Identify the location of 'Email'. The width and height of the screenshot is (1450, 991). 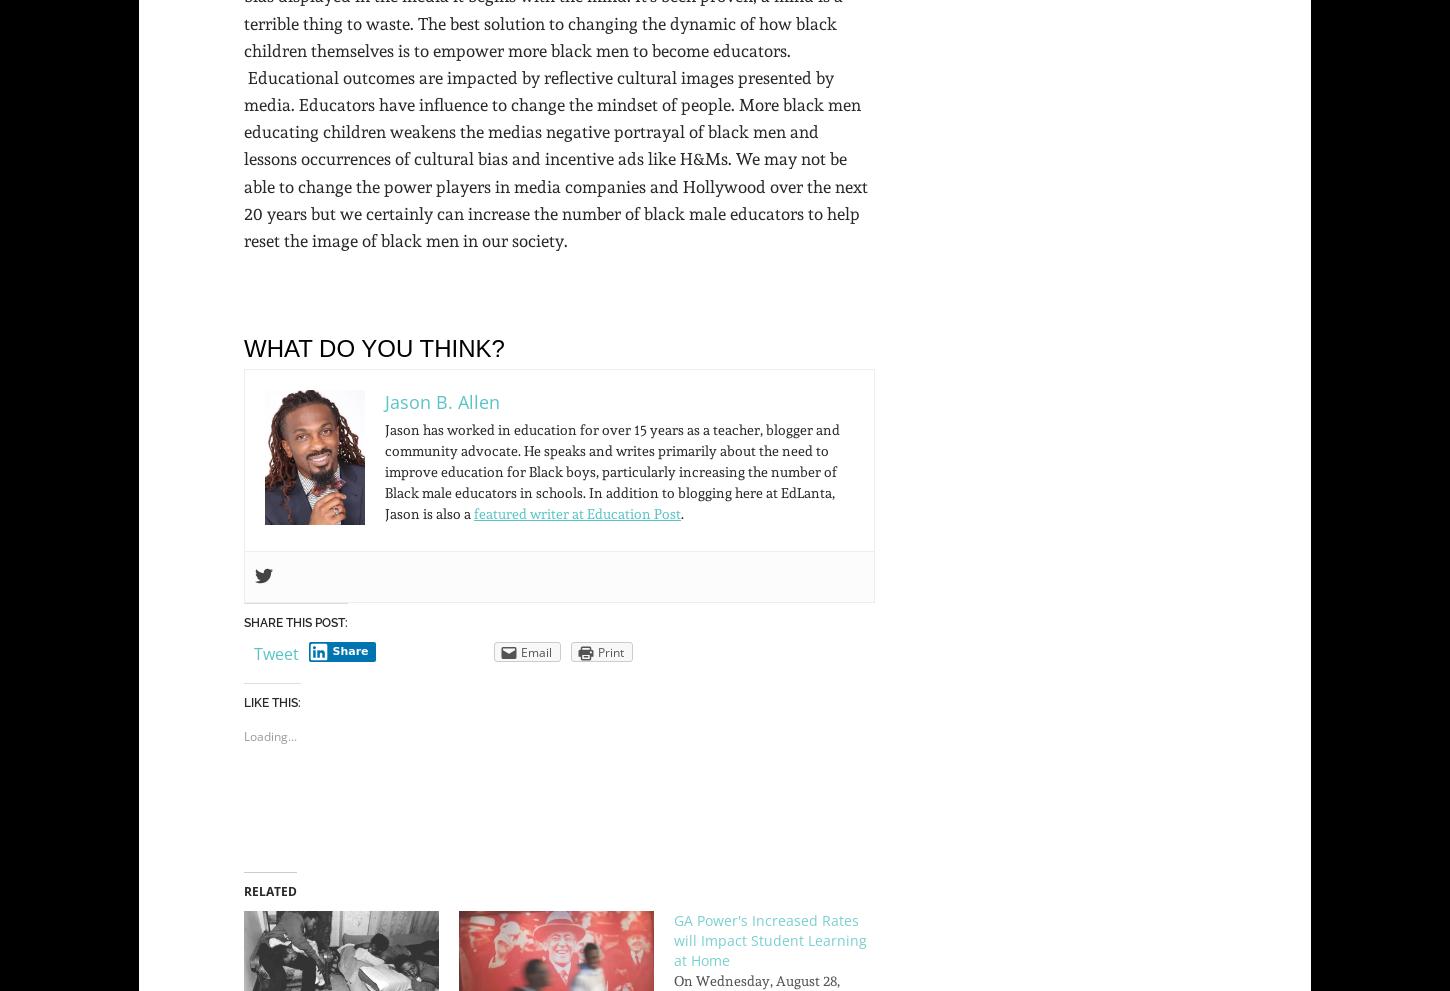
(535, 651).